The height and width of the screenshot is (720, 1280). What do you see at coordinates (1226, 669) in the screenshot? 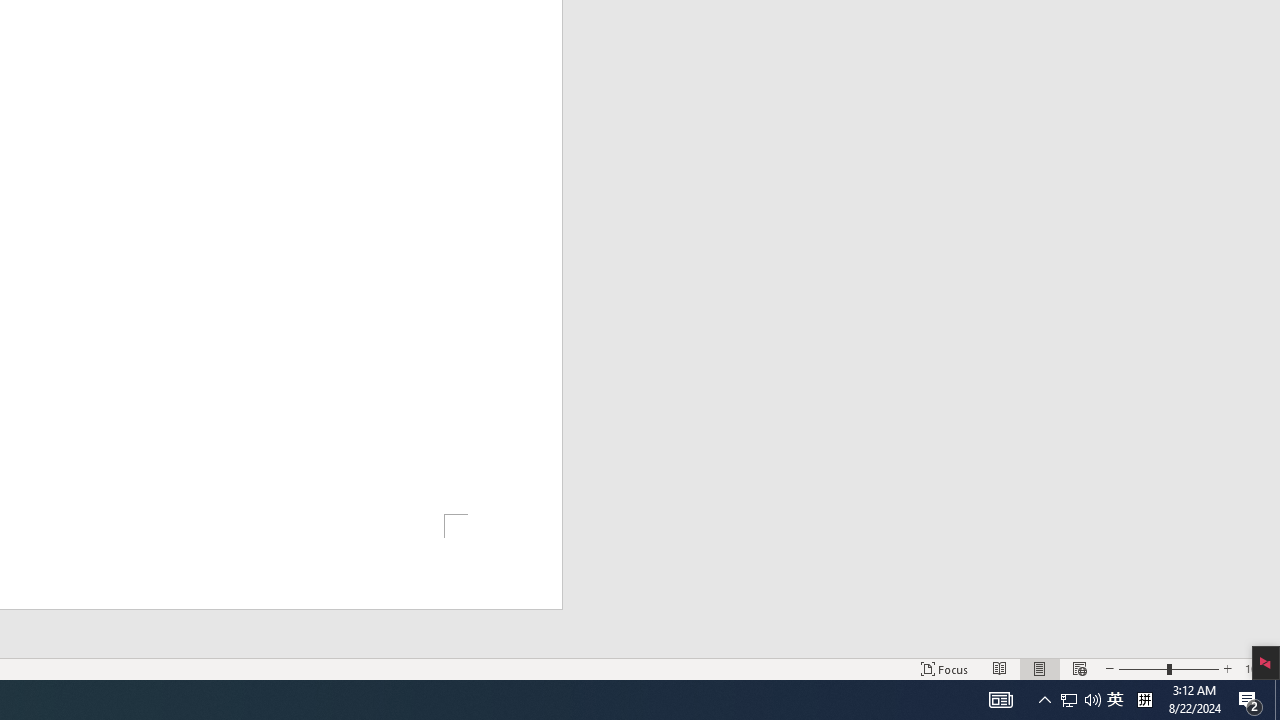
I see `'Zoom In'` at bounding box center [1226, 669].